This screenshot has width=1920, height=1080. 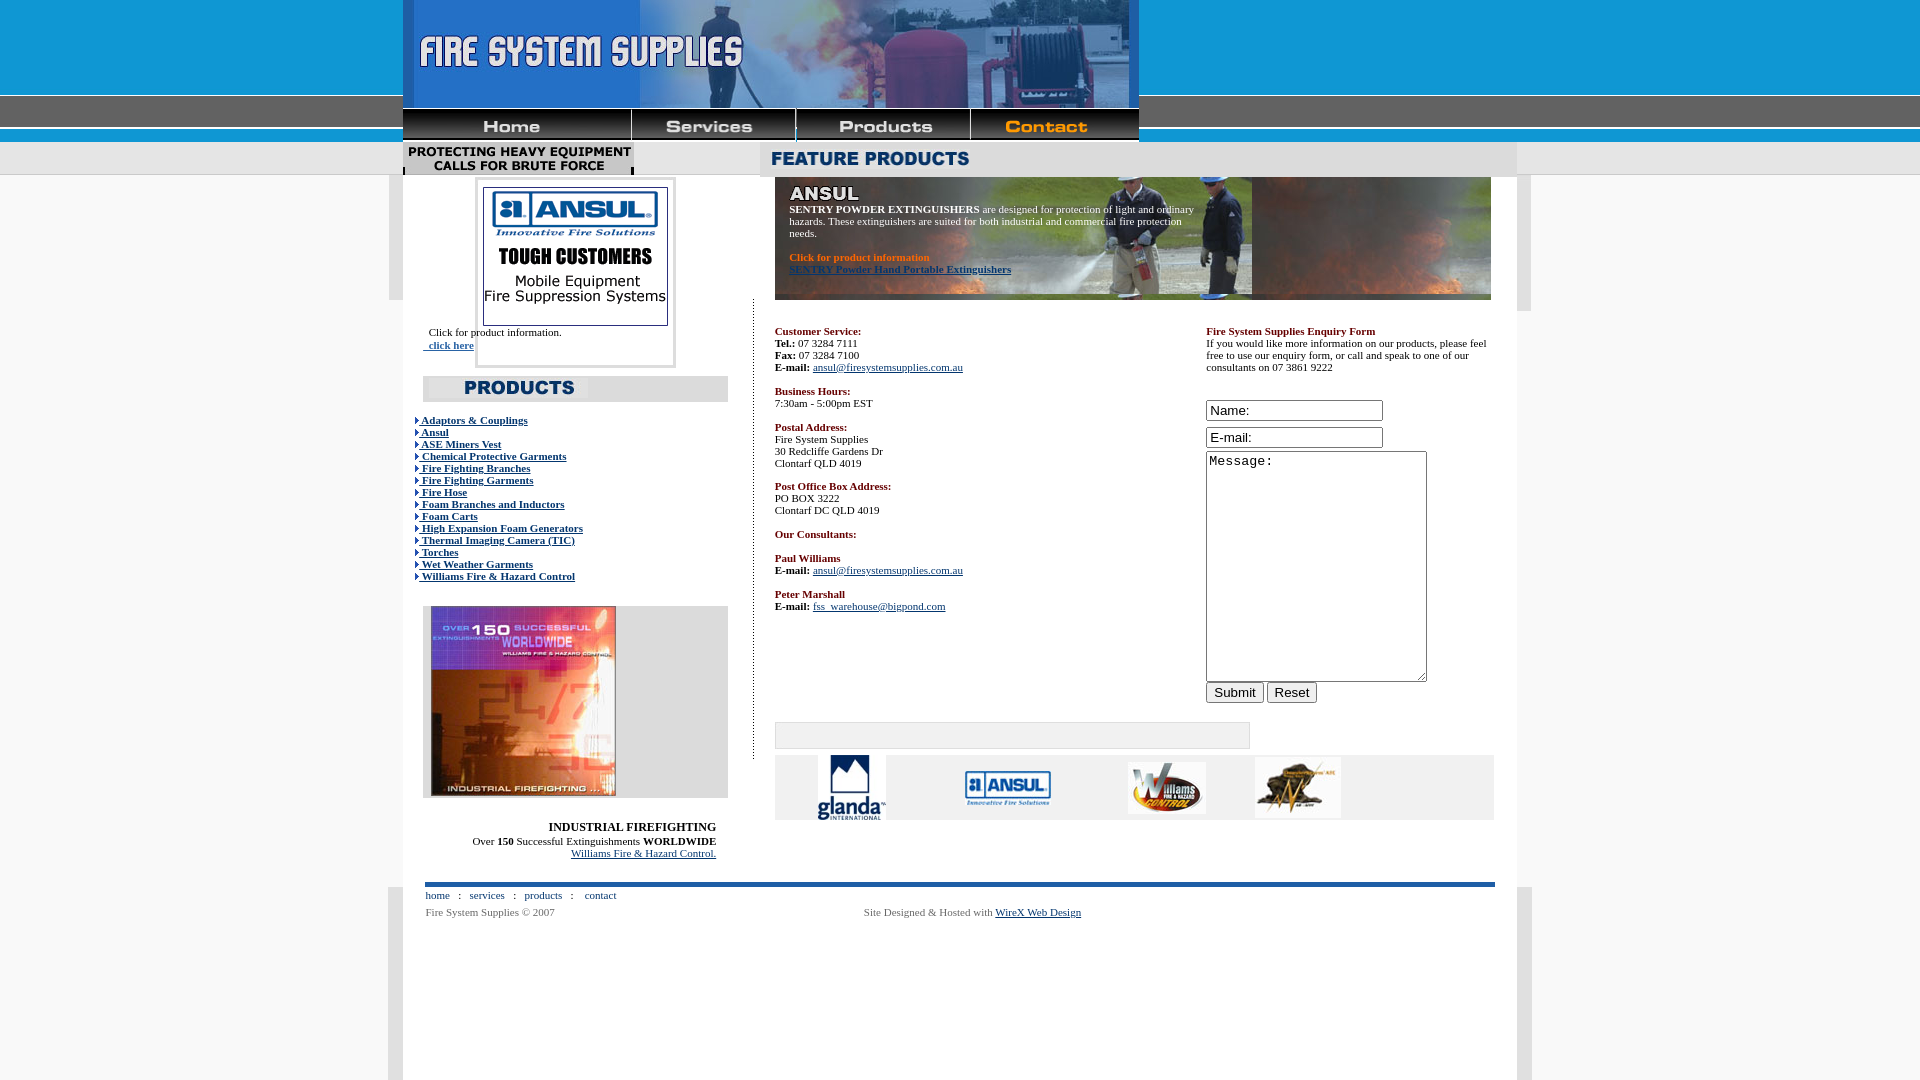 What do you see at coordinates (494, 575) in the screenshot?
I see `' Williams Fire & Hazard Control'` at bounding box center [494, 575].